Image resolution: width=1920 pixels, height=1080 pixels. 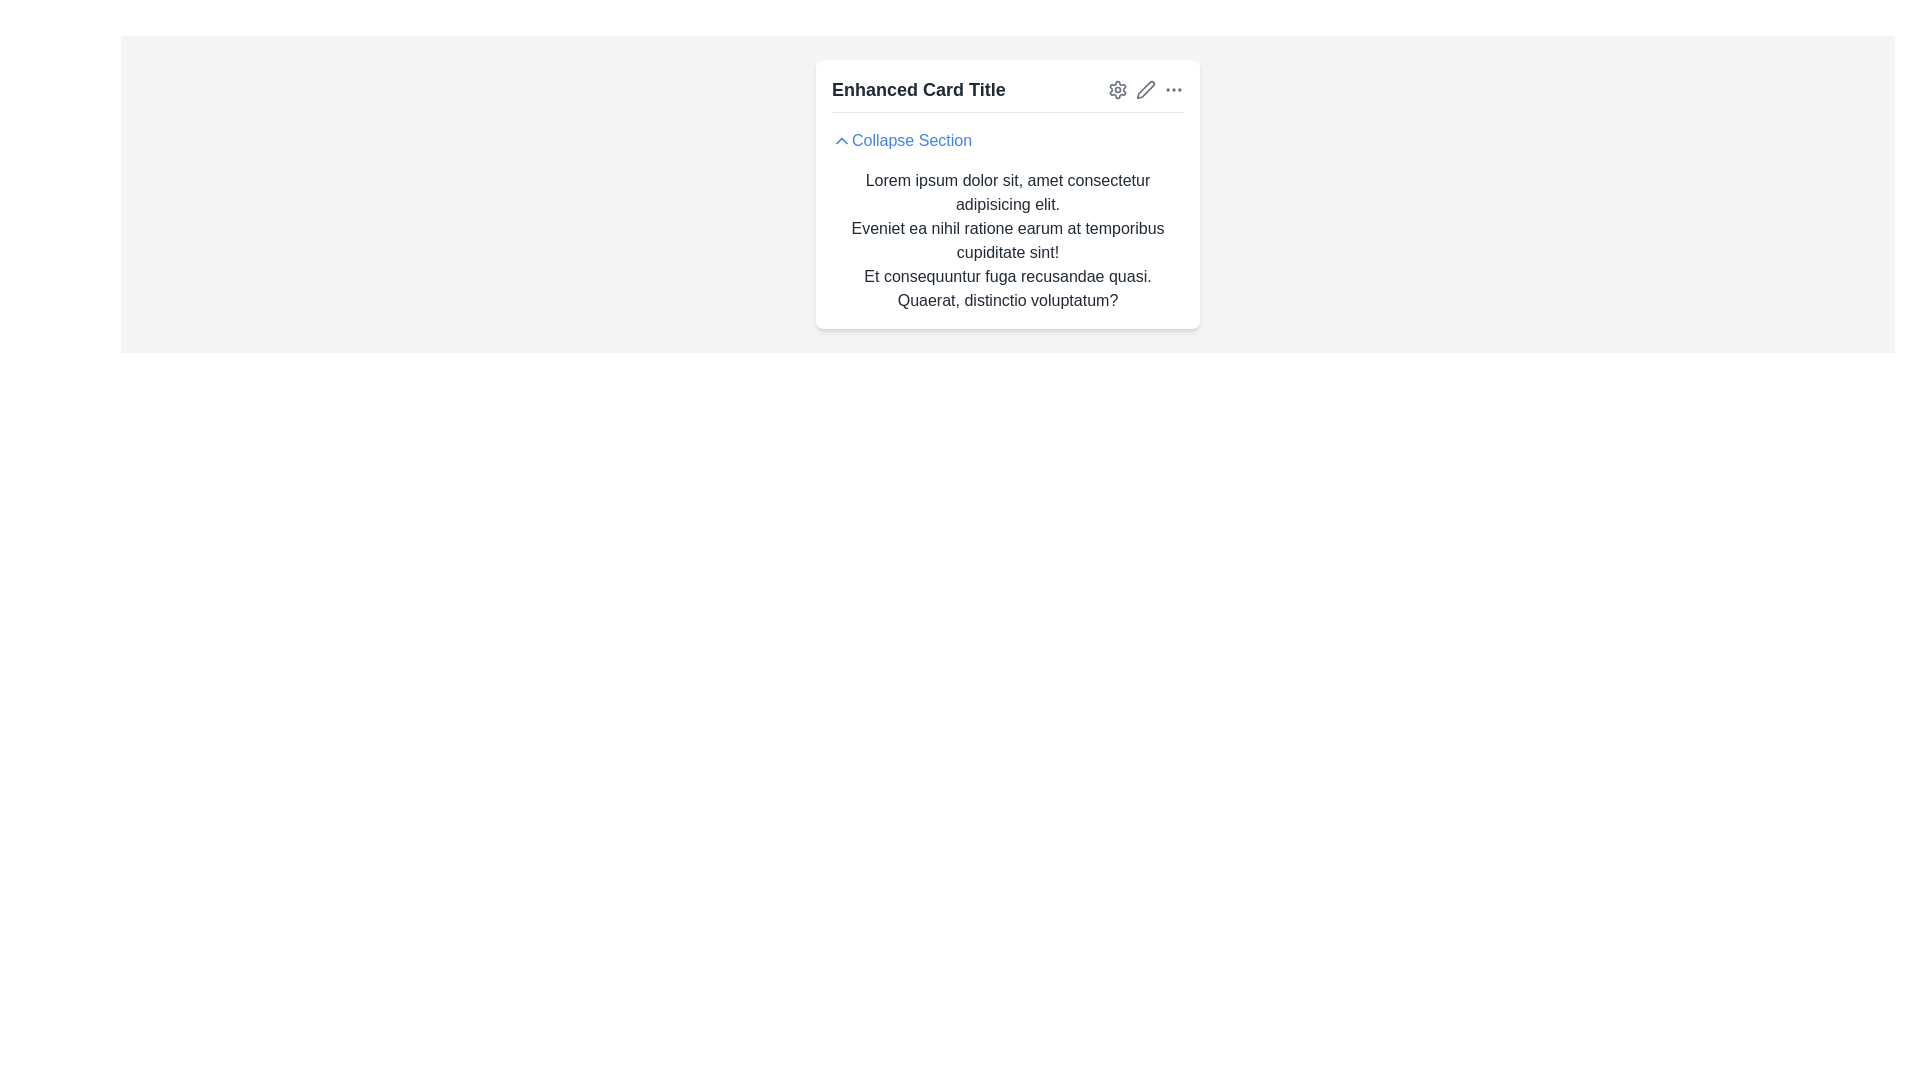 I want to click on the descriptive text block located within the card titled 'Enhanced Card Title', which is the first of three vertically stacked text elements, so click(x=1008, y=192).